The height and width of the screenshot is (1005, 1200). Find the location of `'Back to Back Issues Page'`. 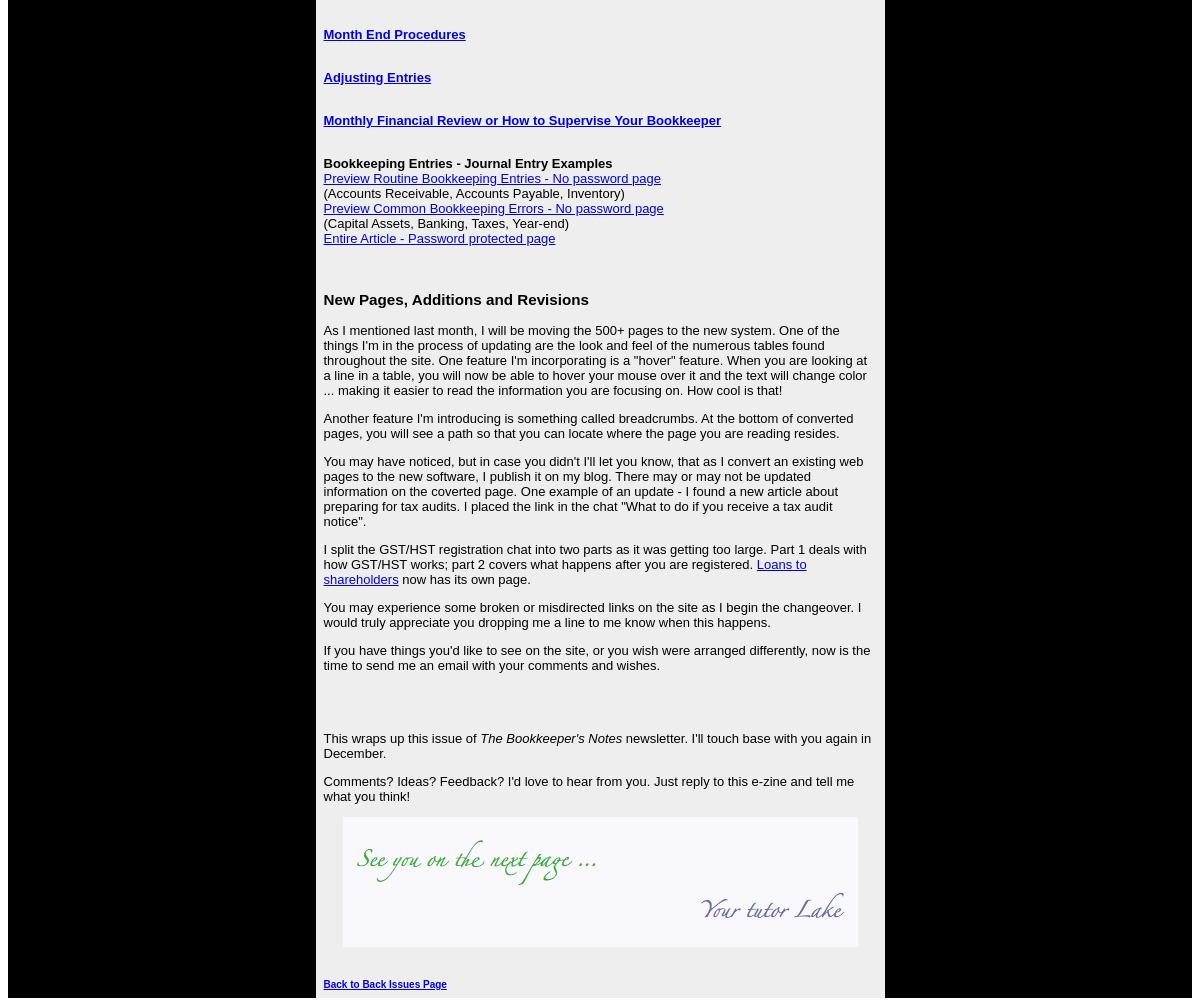

'Back to Back Issues Page' is located at coordinates (323, 983).